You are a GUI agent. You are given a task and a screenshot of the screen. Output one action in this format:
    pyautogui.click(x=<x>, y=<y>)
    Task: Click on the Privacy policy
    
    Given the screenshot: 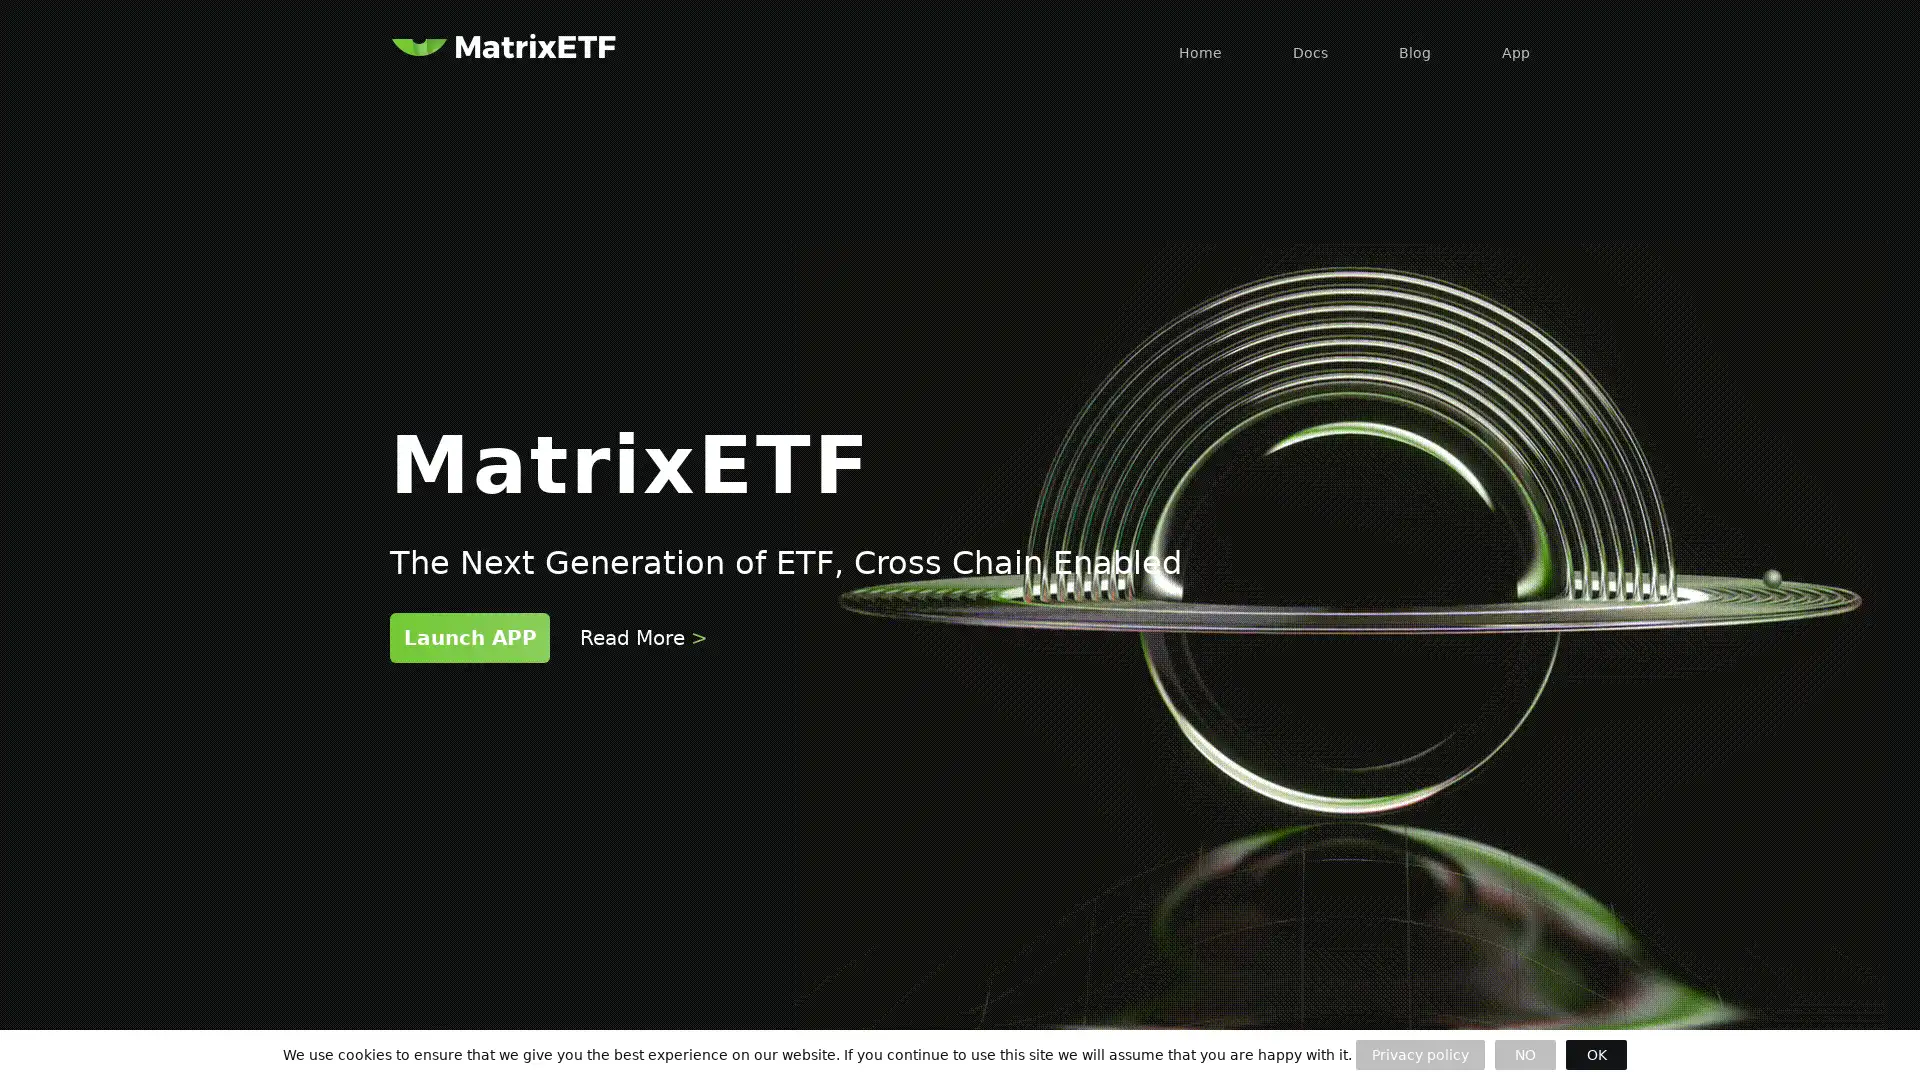 What is the action you would take?
    pyautogui.click(x=1419, y=1054)
    